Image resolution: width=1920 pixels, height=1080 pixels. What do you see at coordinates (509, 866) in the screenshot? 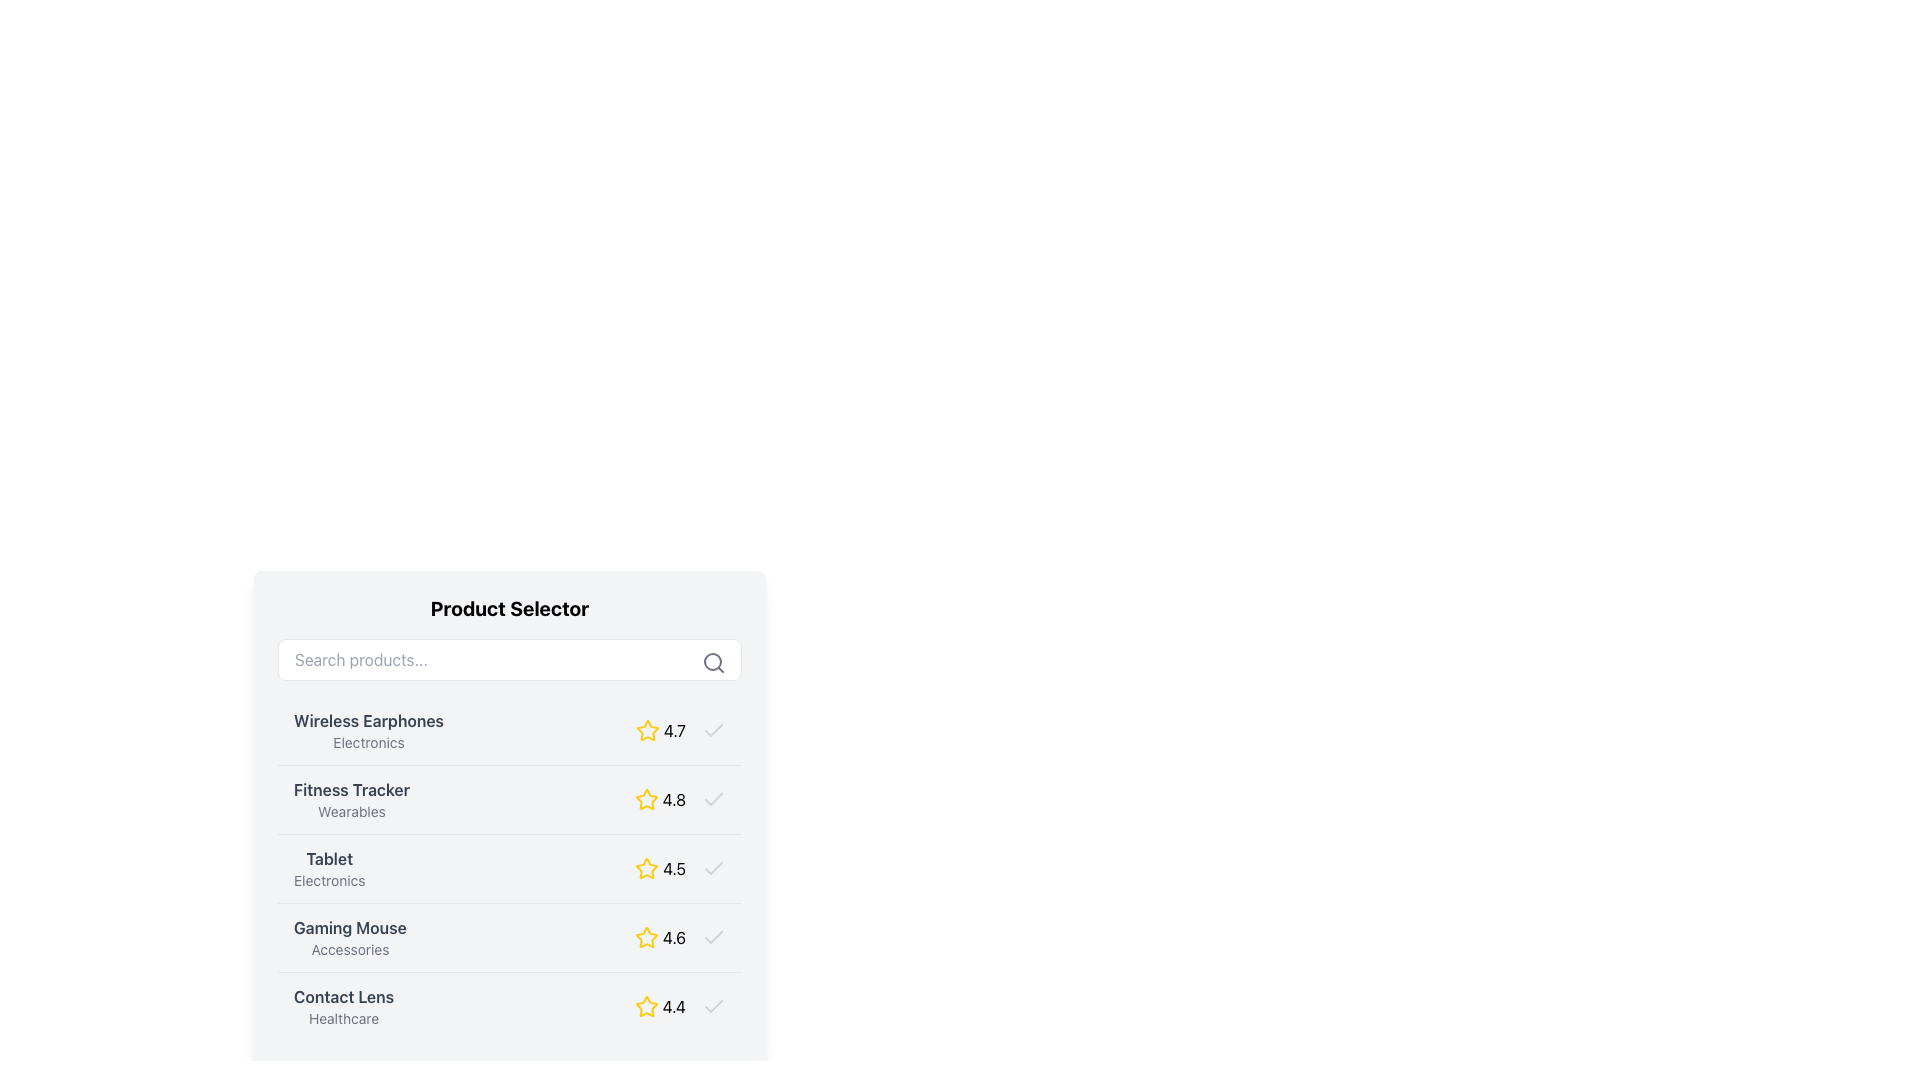
I see `to select the product information for the 'Tablet' in the electronics category, which is the third item in the vertical list` at bounding box center [509, 866].